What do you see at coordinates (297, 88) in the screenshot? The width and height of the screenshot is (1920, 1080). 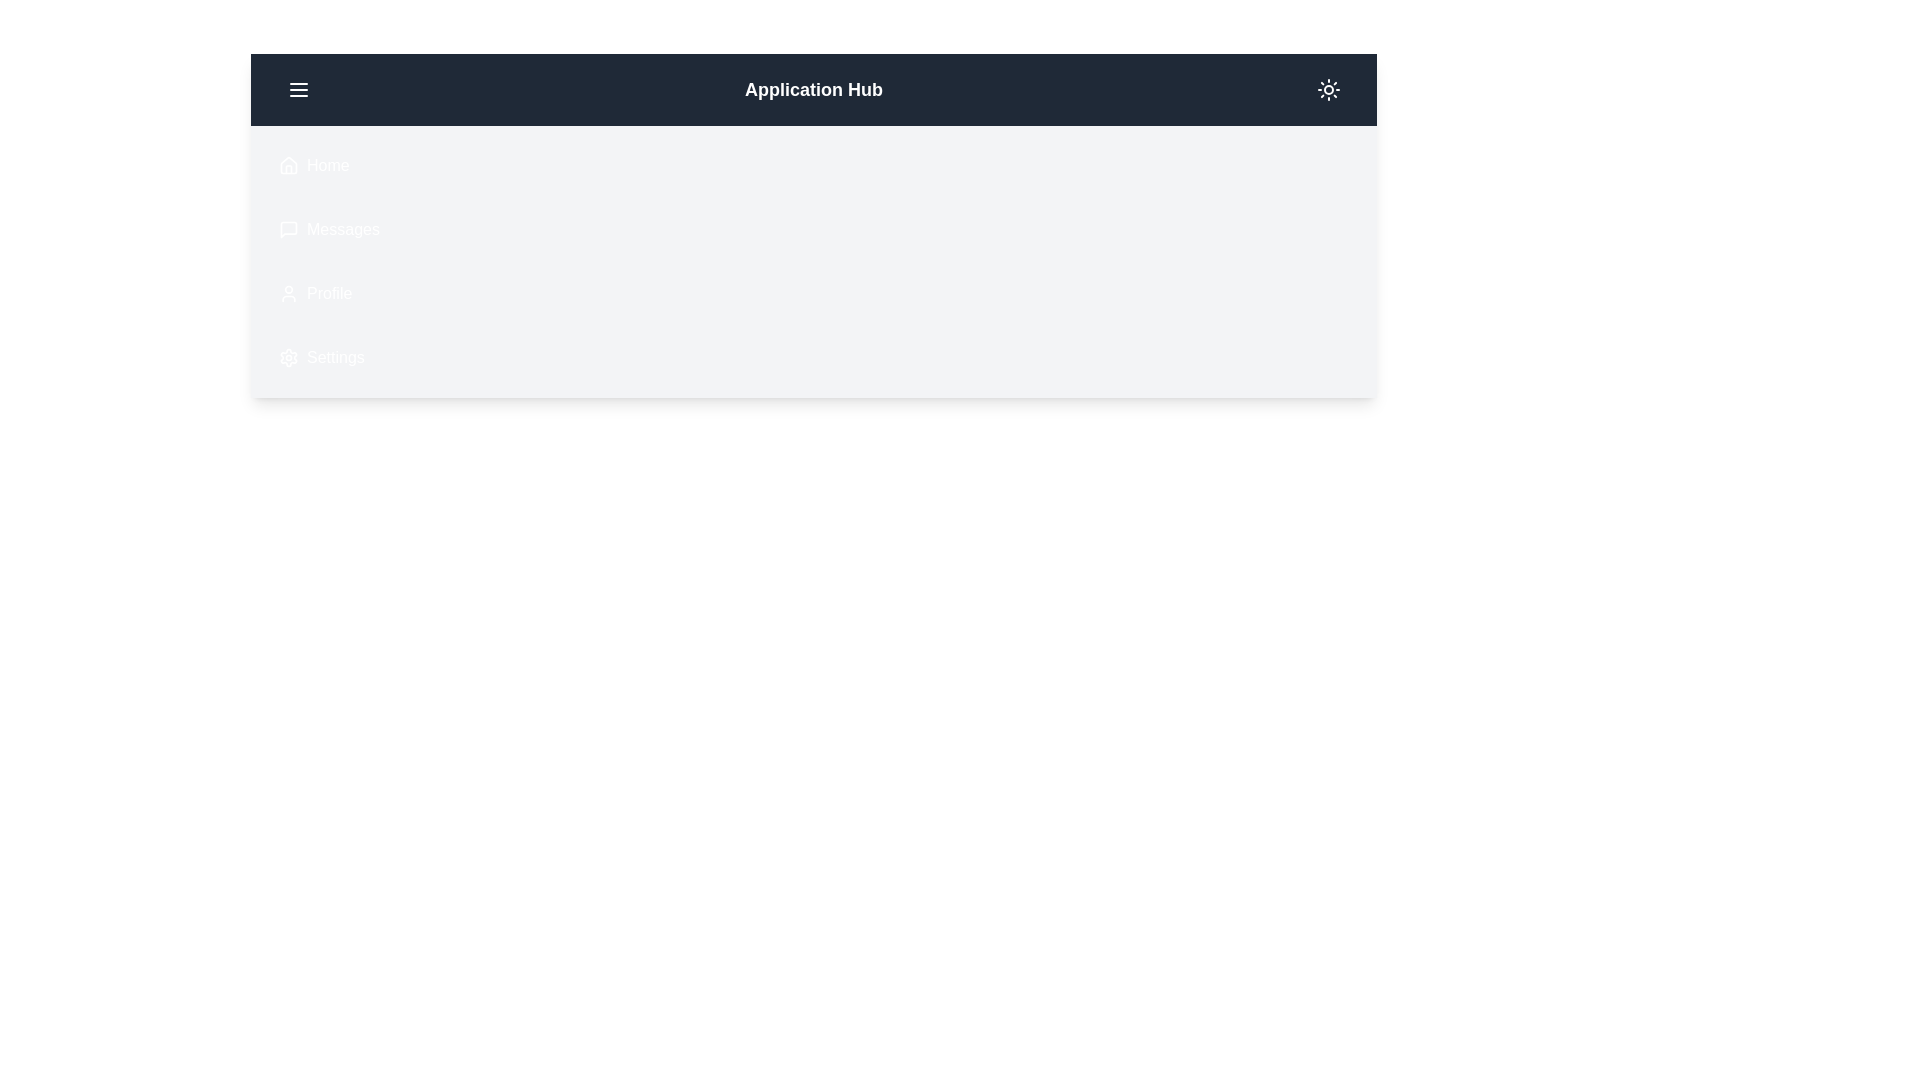 I see `the menu toggle button to toggle the menu visibility` at bounding box center [297, 88].